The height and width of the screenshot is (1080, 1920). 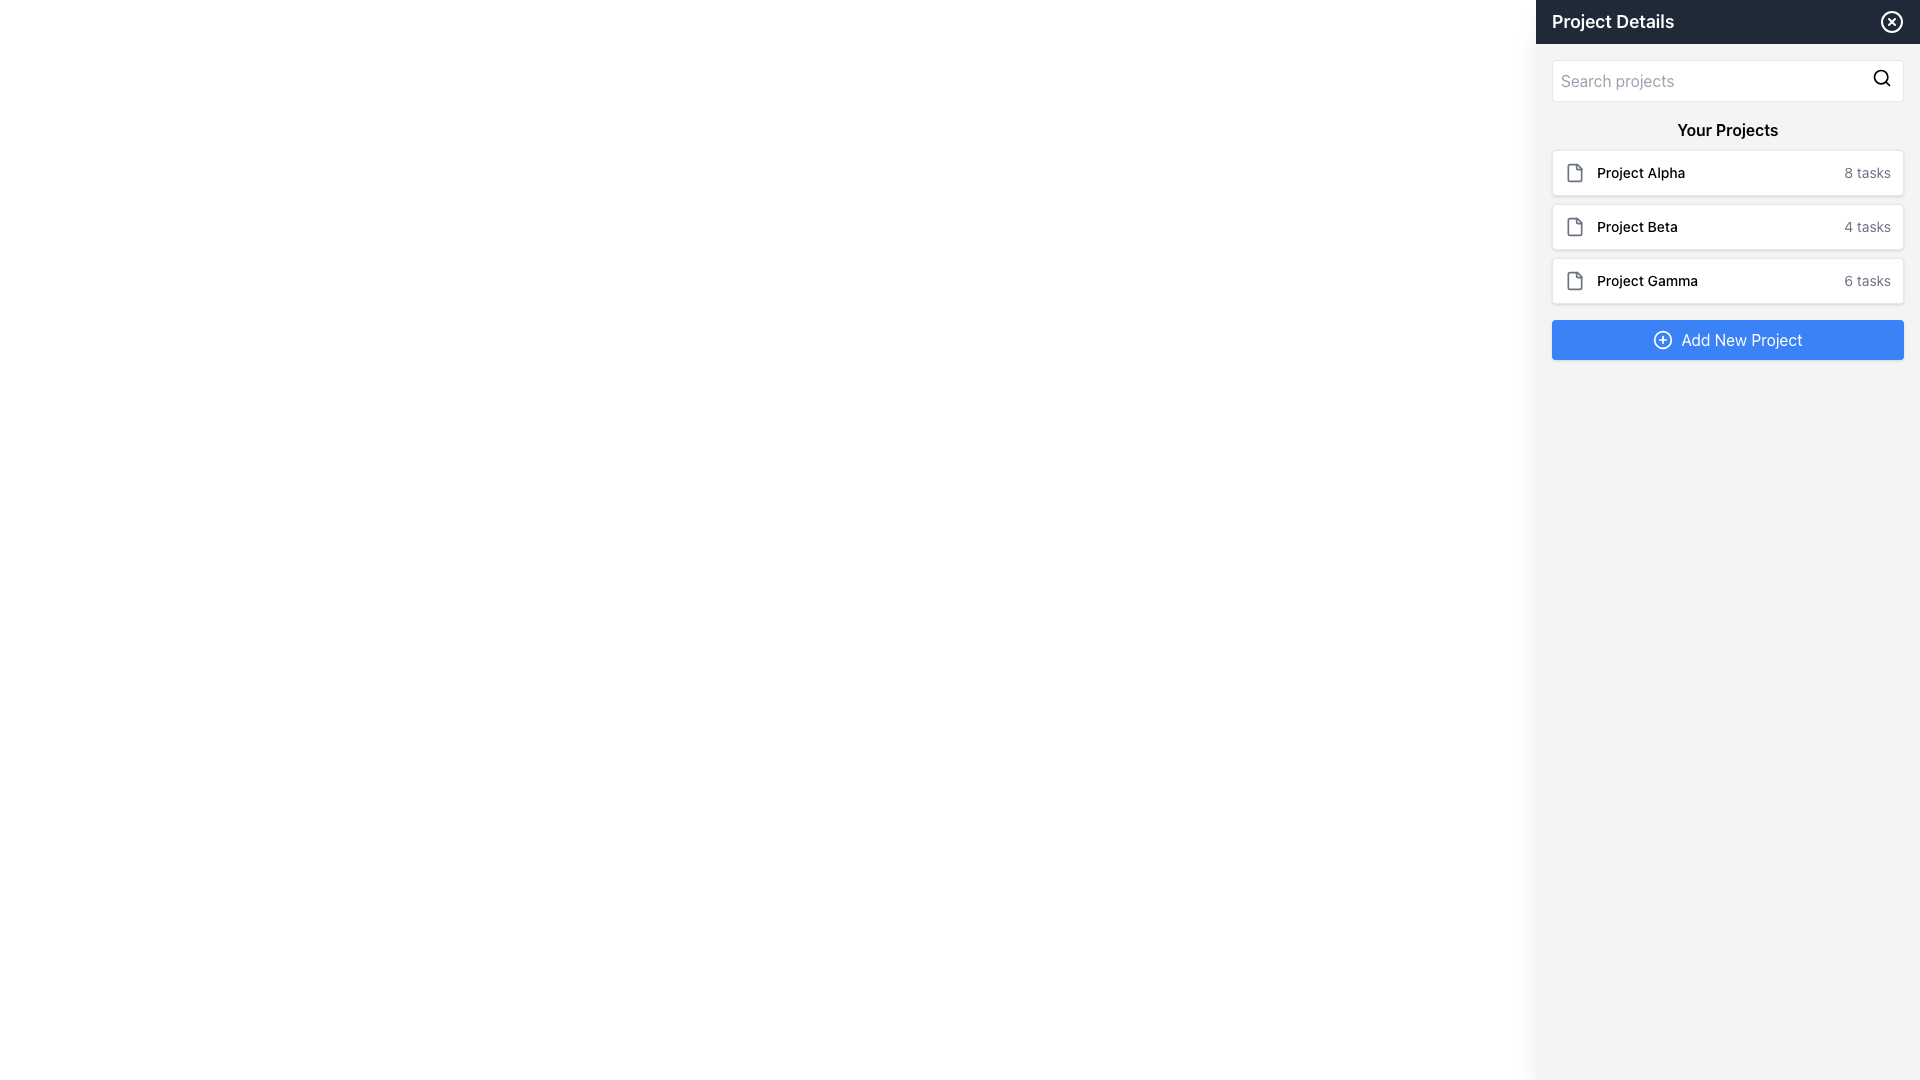 I want to click on the text label displaying '8 tasks' located on the right side of the 'Project Alpha' entry in the project list, so click(x=1866, y=172).